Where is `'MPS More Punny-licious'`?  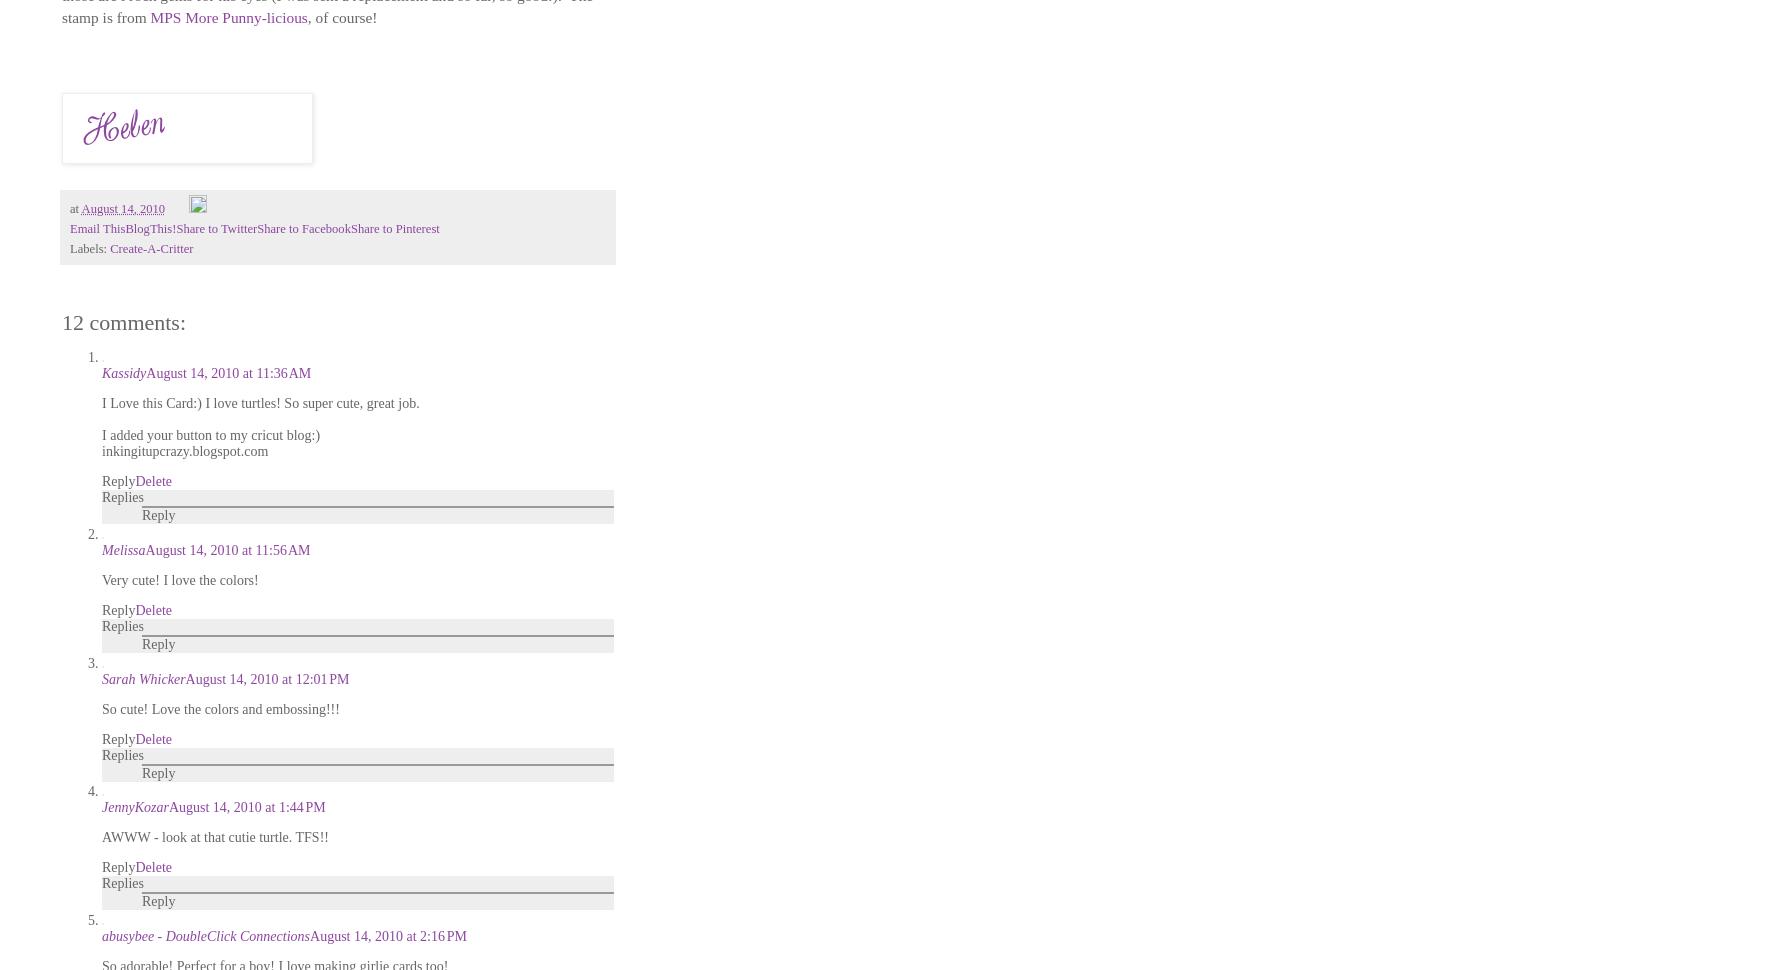
'MPS More Punny-licious' is located at coordinates (228, 16).